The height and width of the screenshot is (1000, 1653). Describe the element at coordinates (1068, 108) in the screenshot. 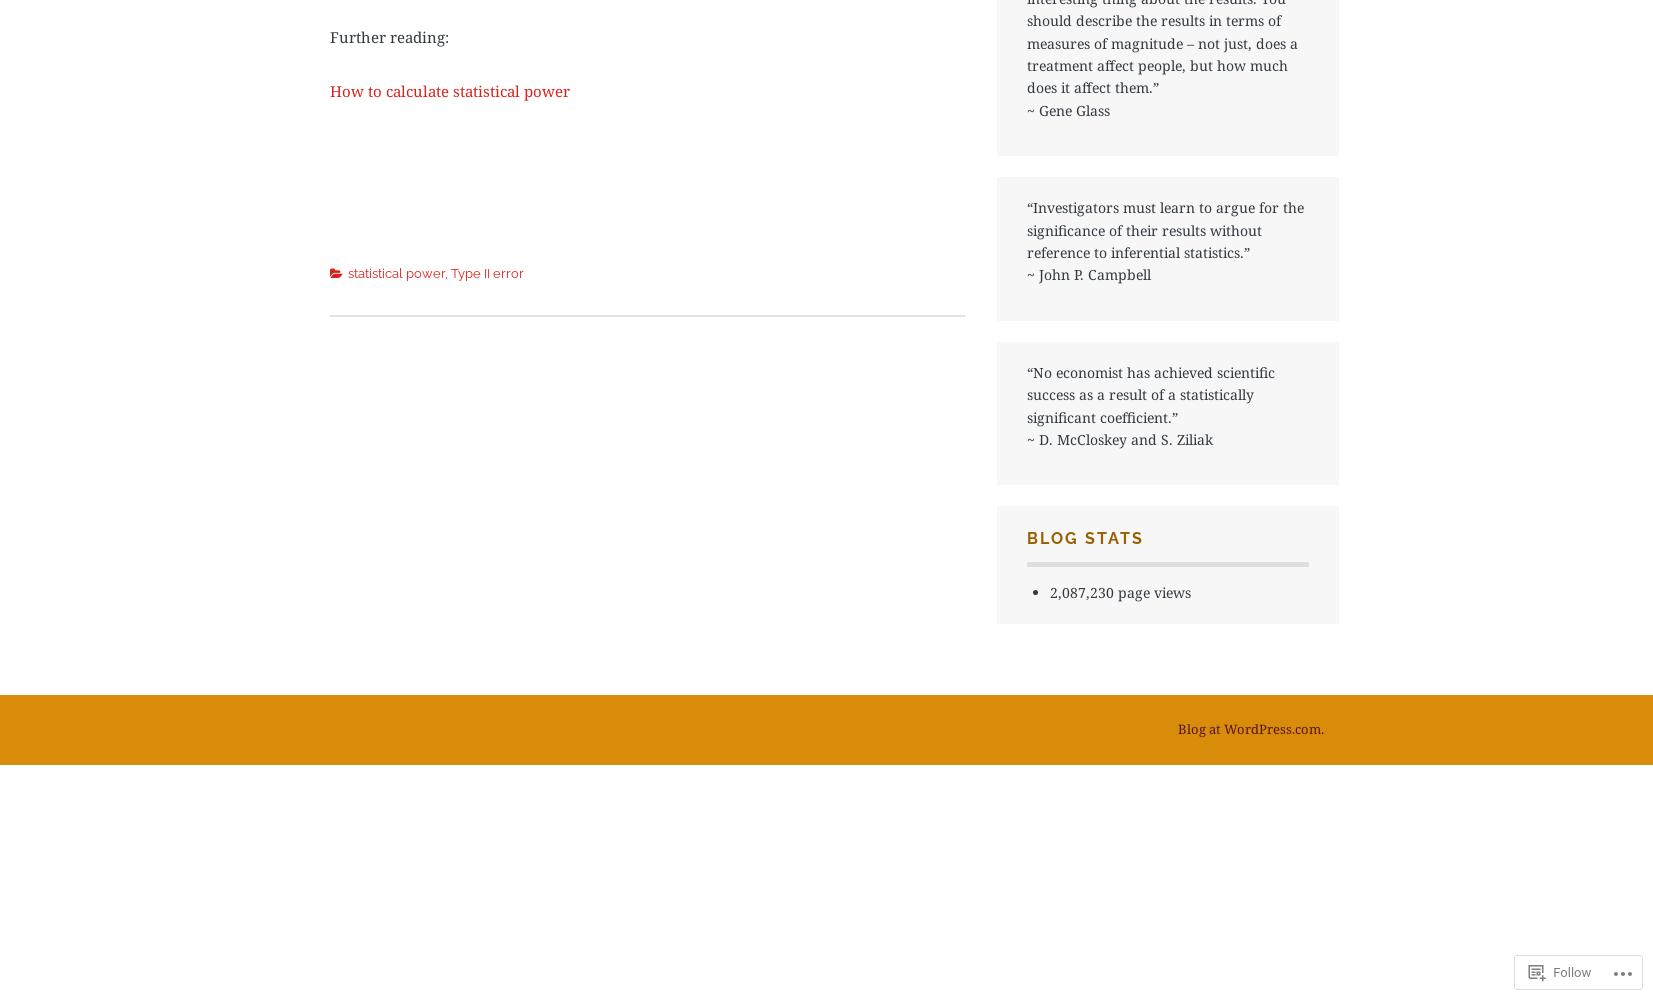

I see `'~ Gene Glass'` at that location.